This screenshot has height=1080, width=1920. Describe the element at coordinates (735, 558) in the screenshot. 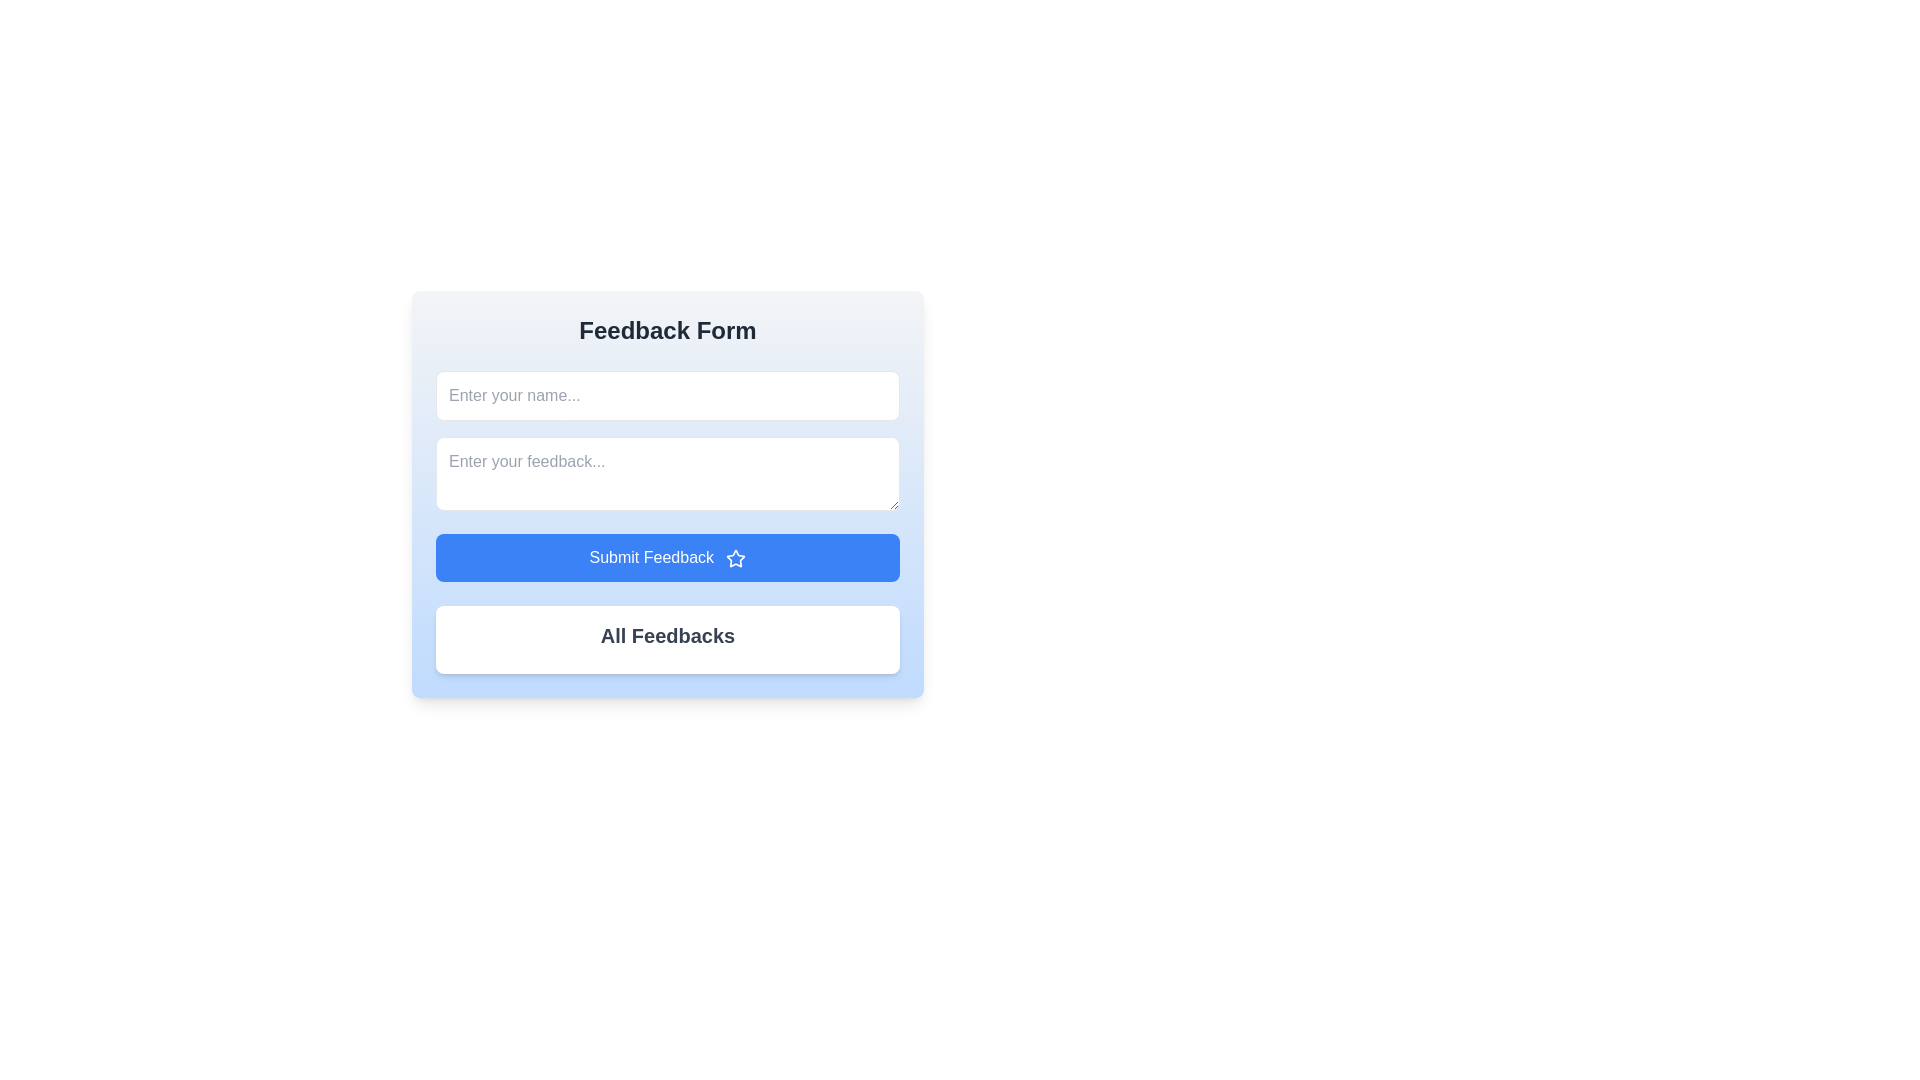

I see `the decorative star icon with a blue outline located to the right of the 'Submit Feedback' text on the blue button` at that location.